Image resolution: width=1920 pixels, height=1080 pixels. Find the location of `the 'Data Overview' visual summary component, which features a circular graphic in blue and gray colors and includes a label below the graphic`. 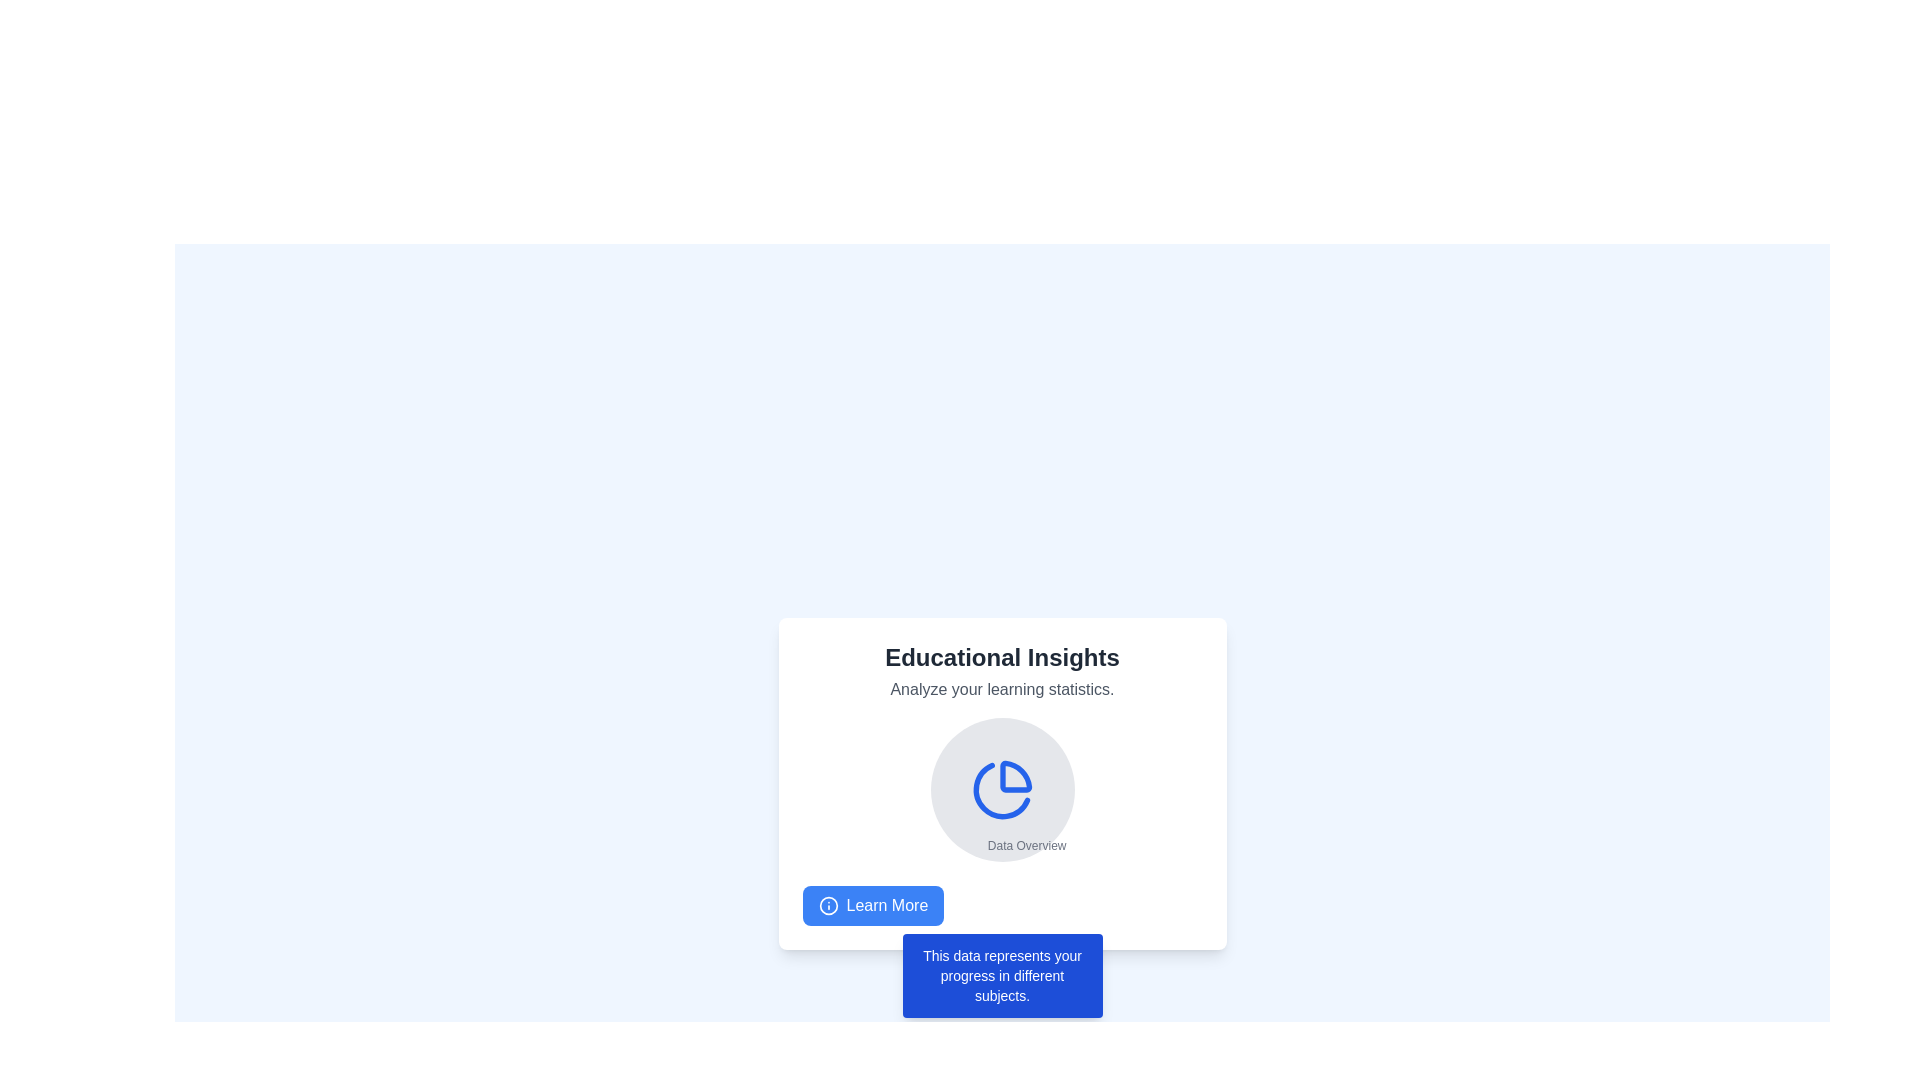

the 'Data Overview' visual summary component, which features a circular graphic in blue and gray colors and includes a label below the graphic is located at coordinates (1002, 789).